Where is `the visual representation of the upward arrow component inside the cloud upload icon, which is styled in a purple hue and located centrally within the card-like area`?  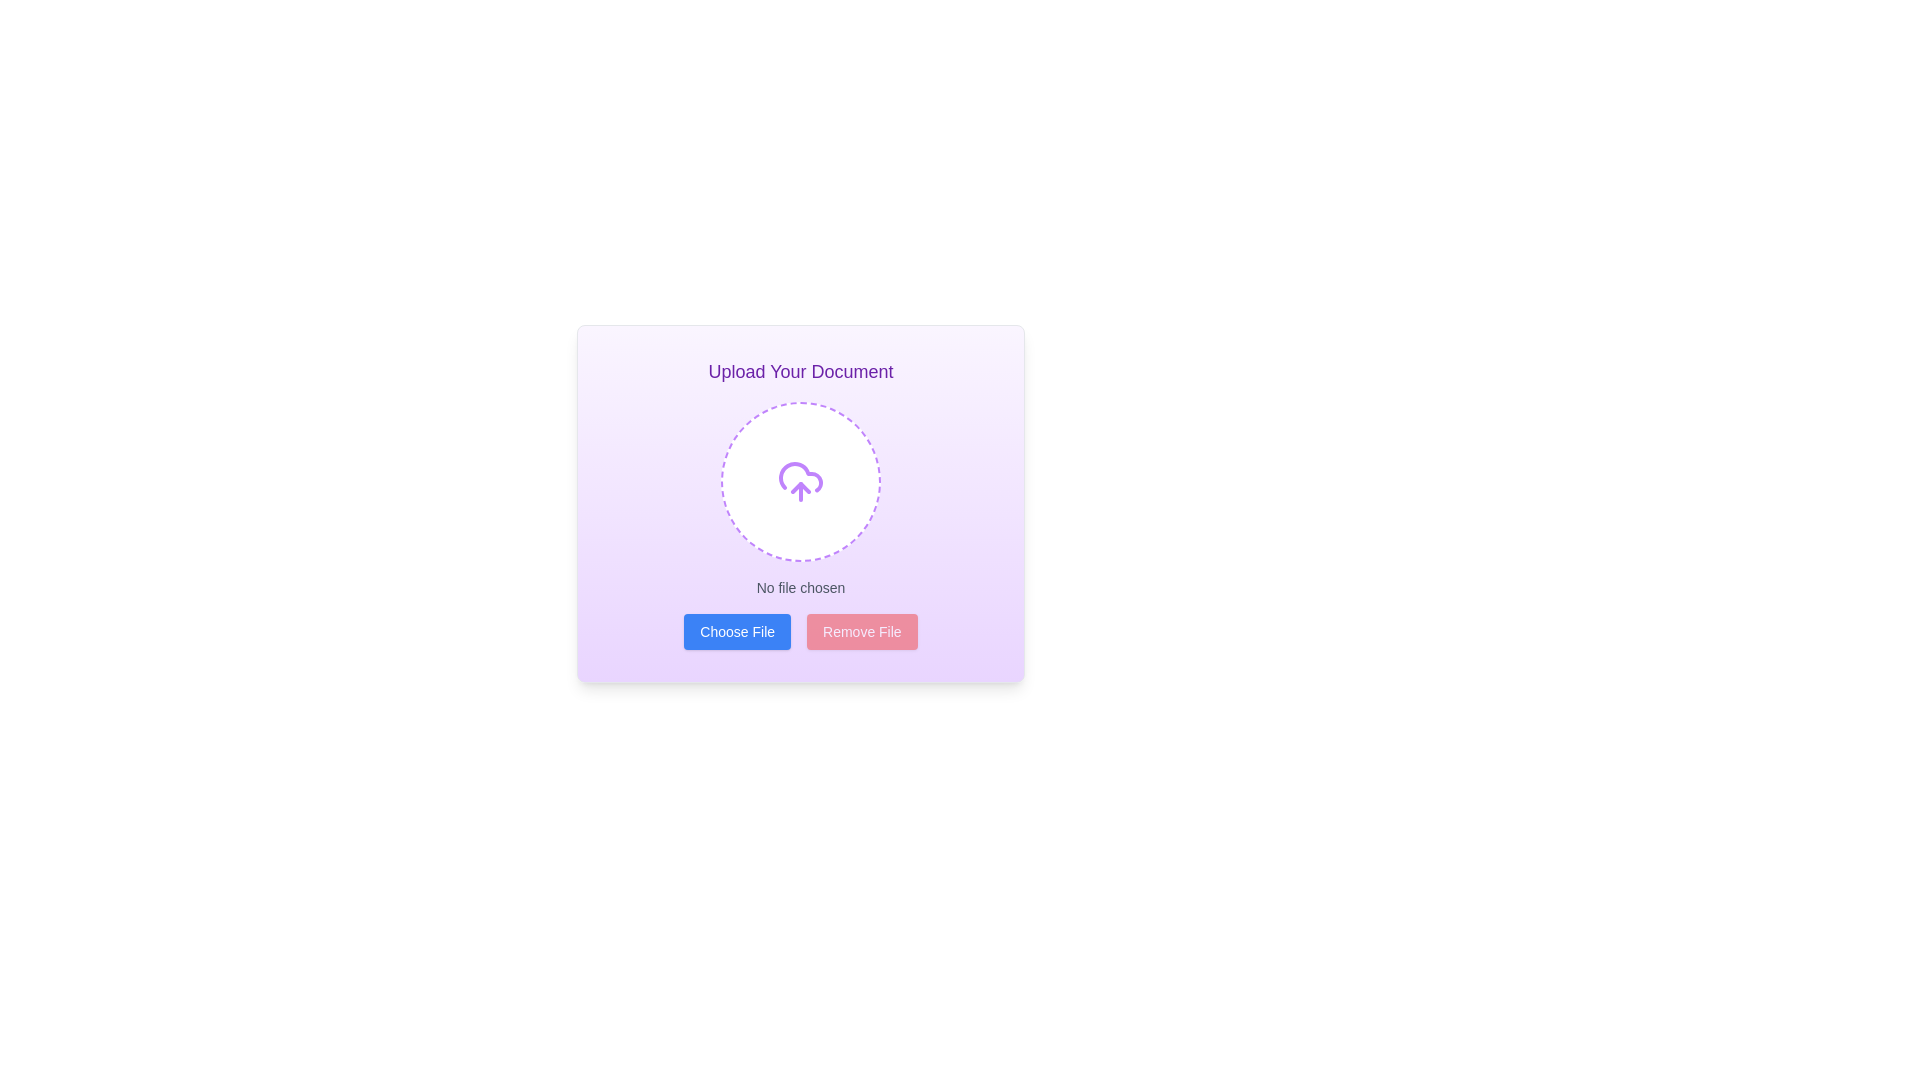 the visual representation of the upward arrow component inside the cloud upload icon, which is styled in a purple hue and located centrally within the card-like area is located at coordinates (801, 488).